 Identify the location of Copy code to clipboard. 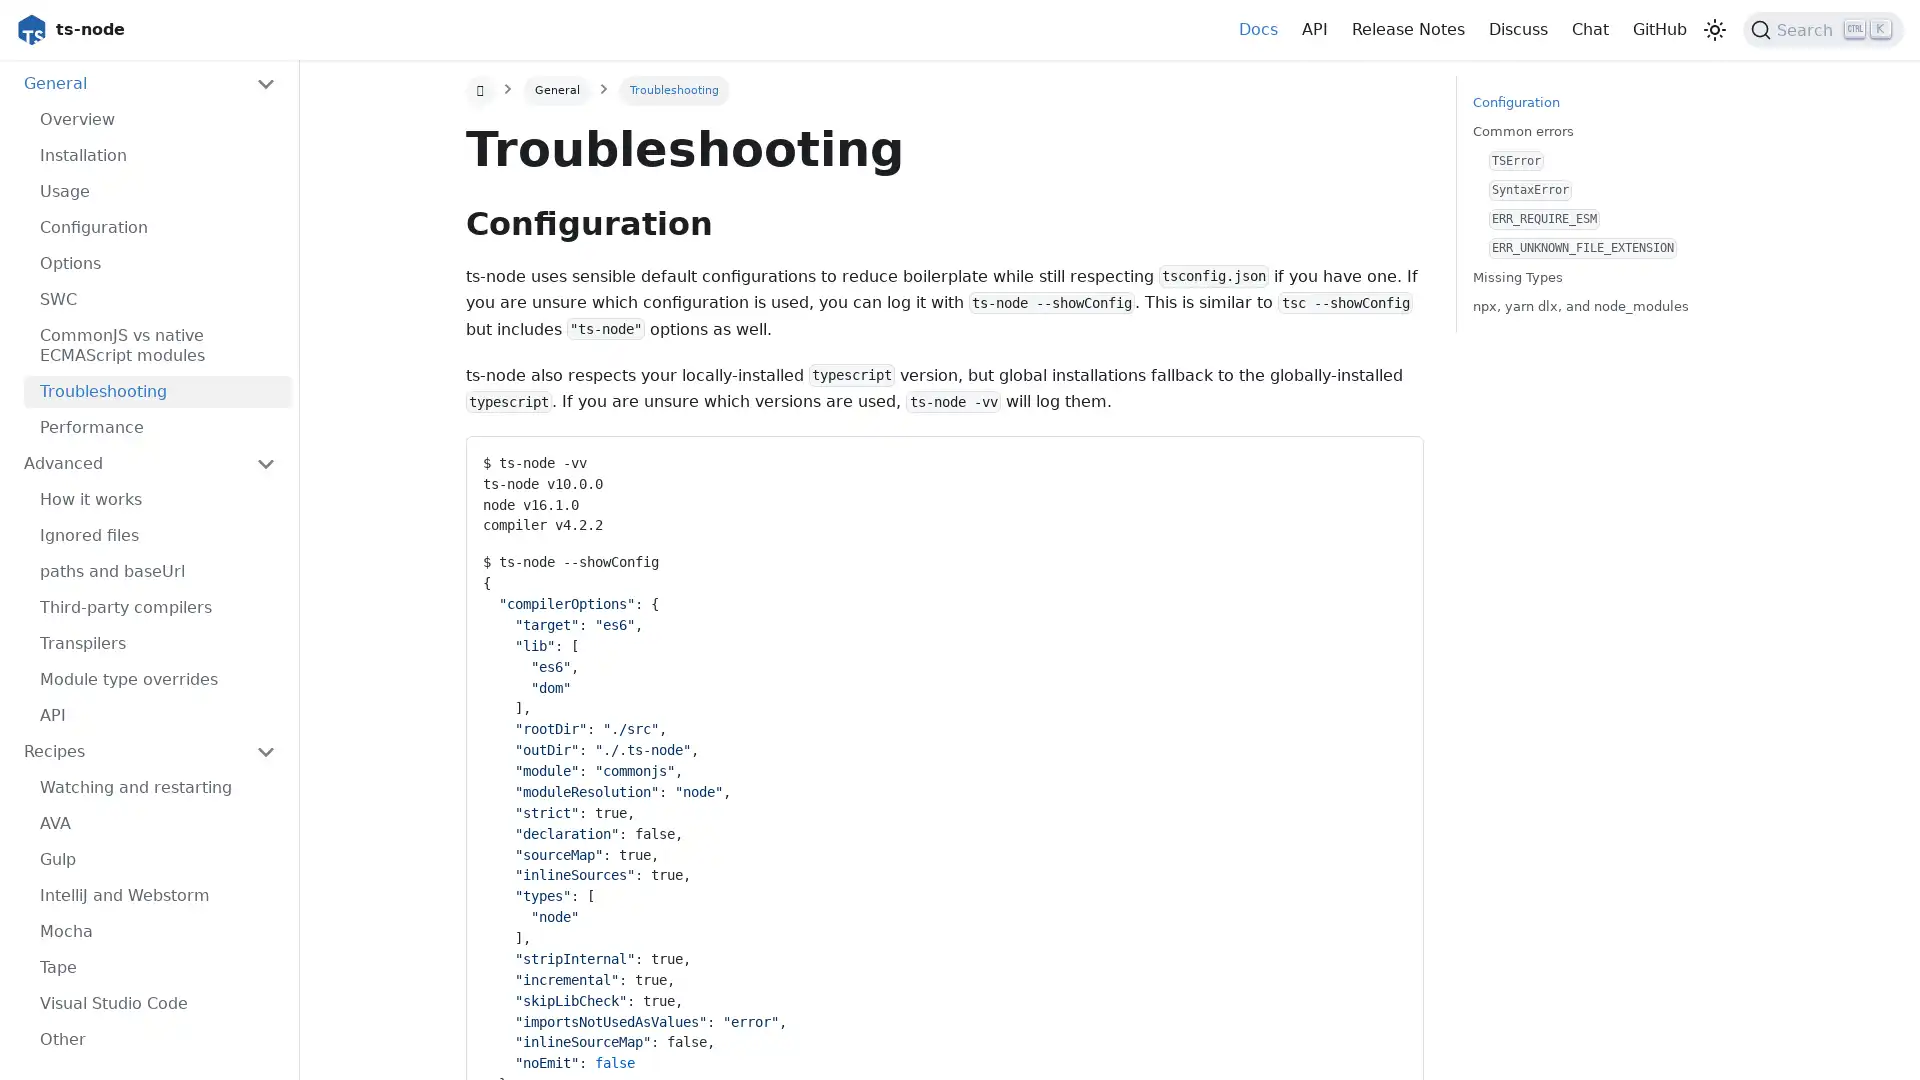
(1389, 458).